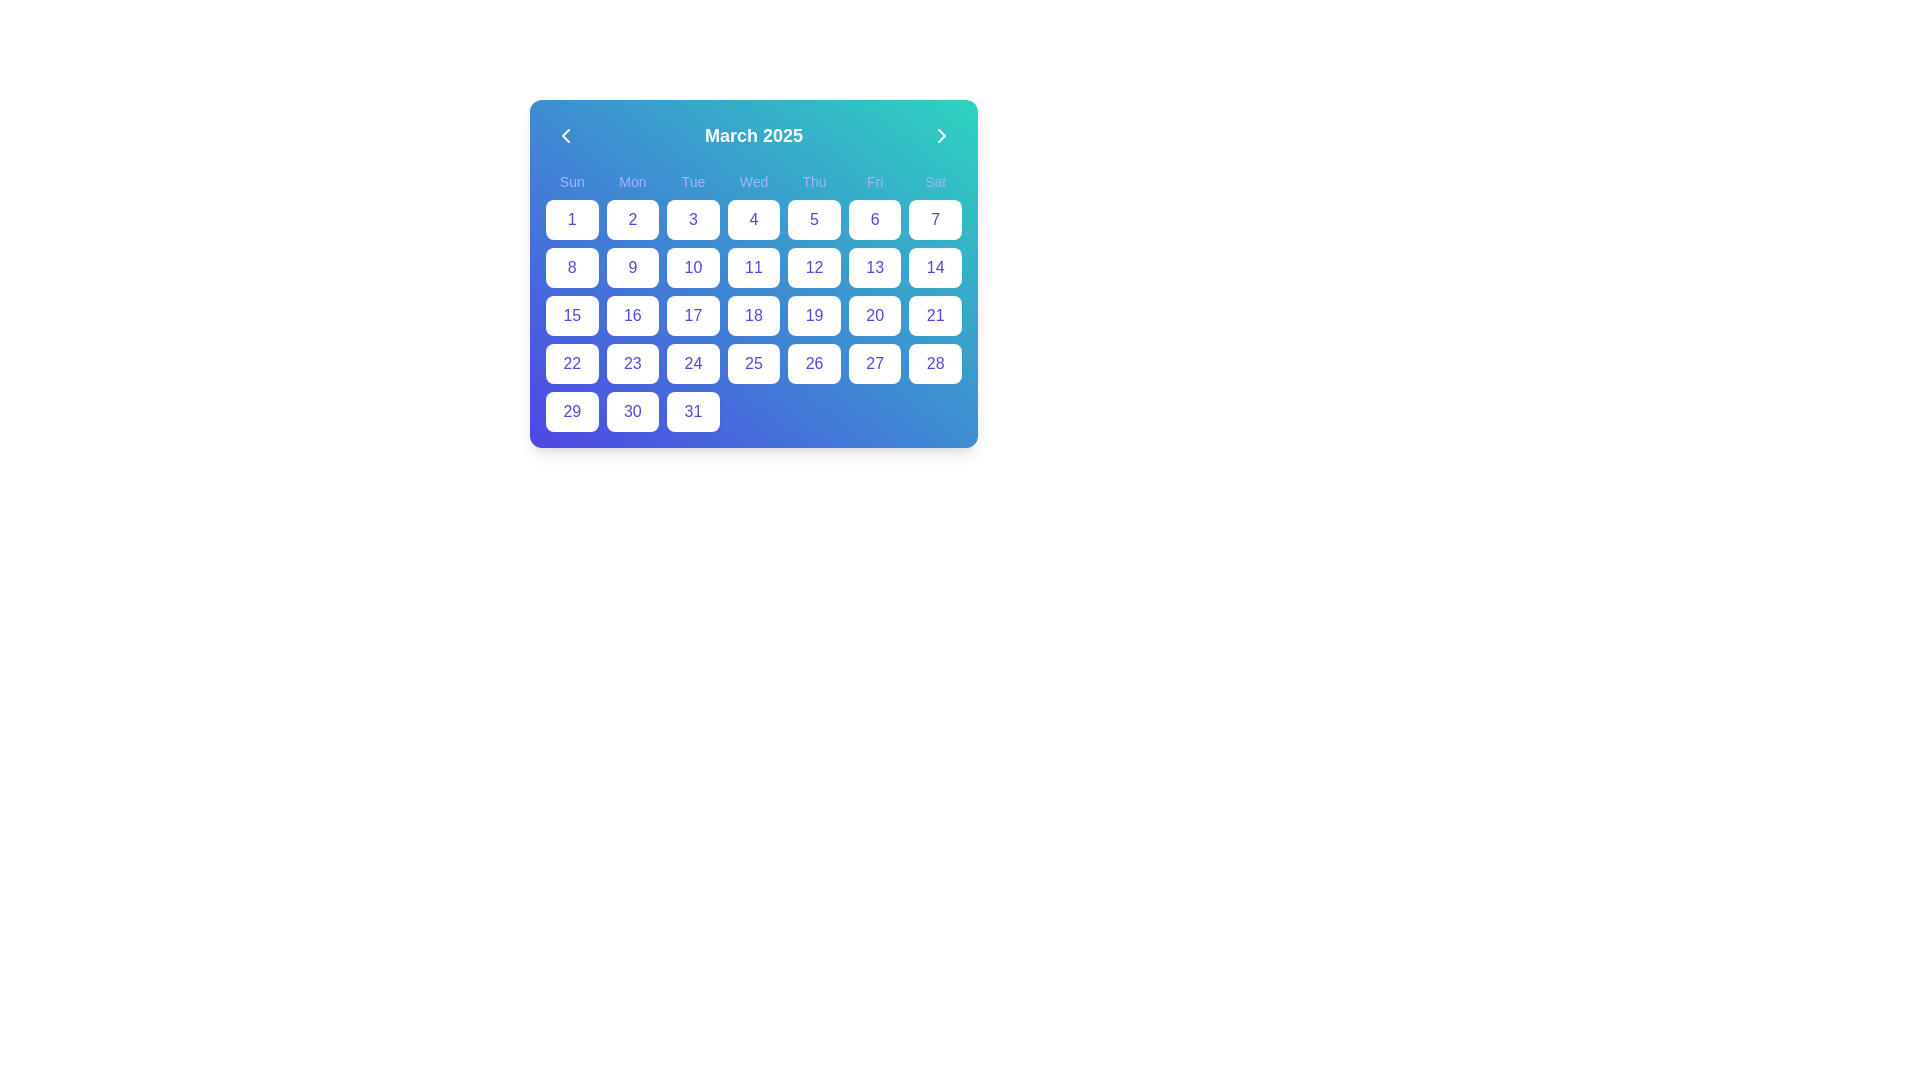  What do you see at coordinates (752, 315) in the screenshot?
I see `the interactive date button representing March 18, 2025, in the calendar` at bounding box center [752, 315].